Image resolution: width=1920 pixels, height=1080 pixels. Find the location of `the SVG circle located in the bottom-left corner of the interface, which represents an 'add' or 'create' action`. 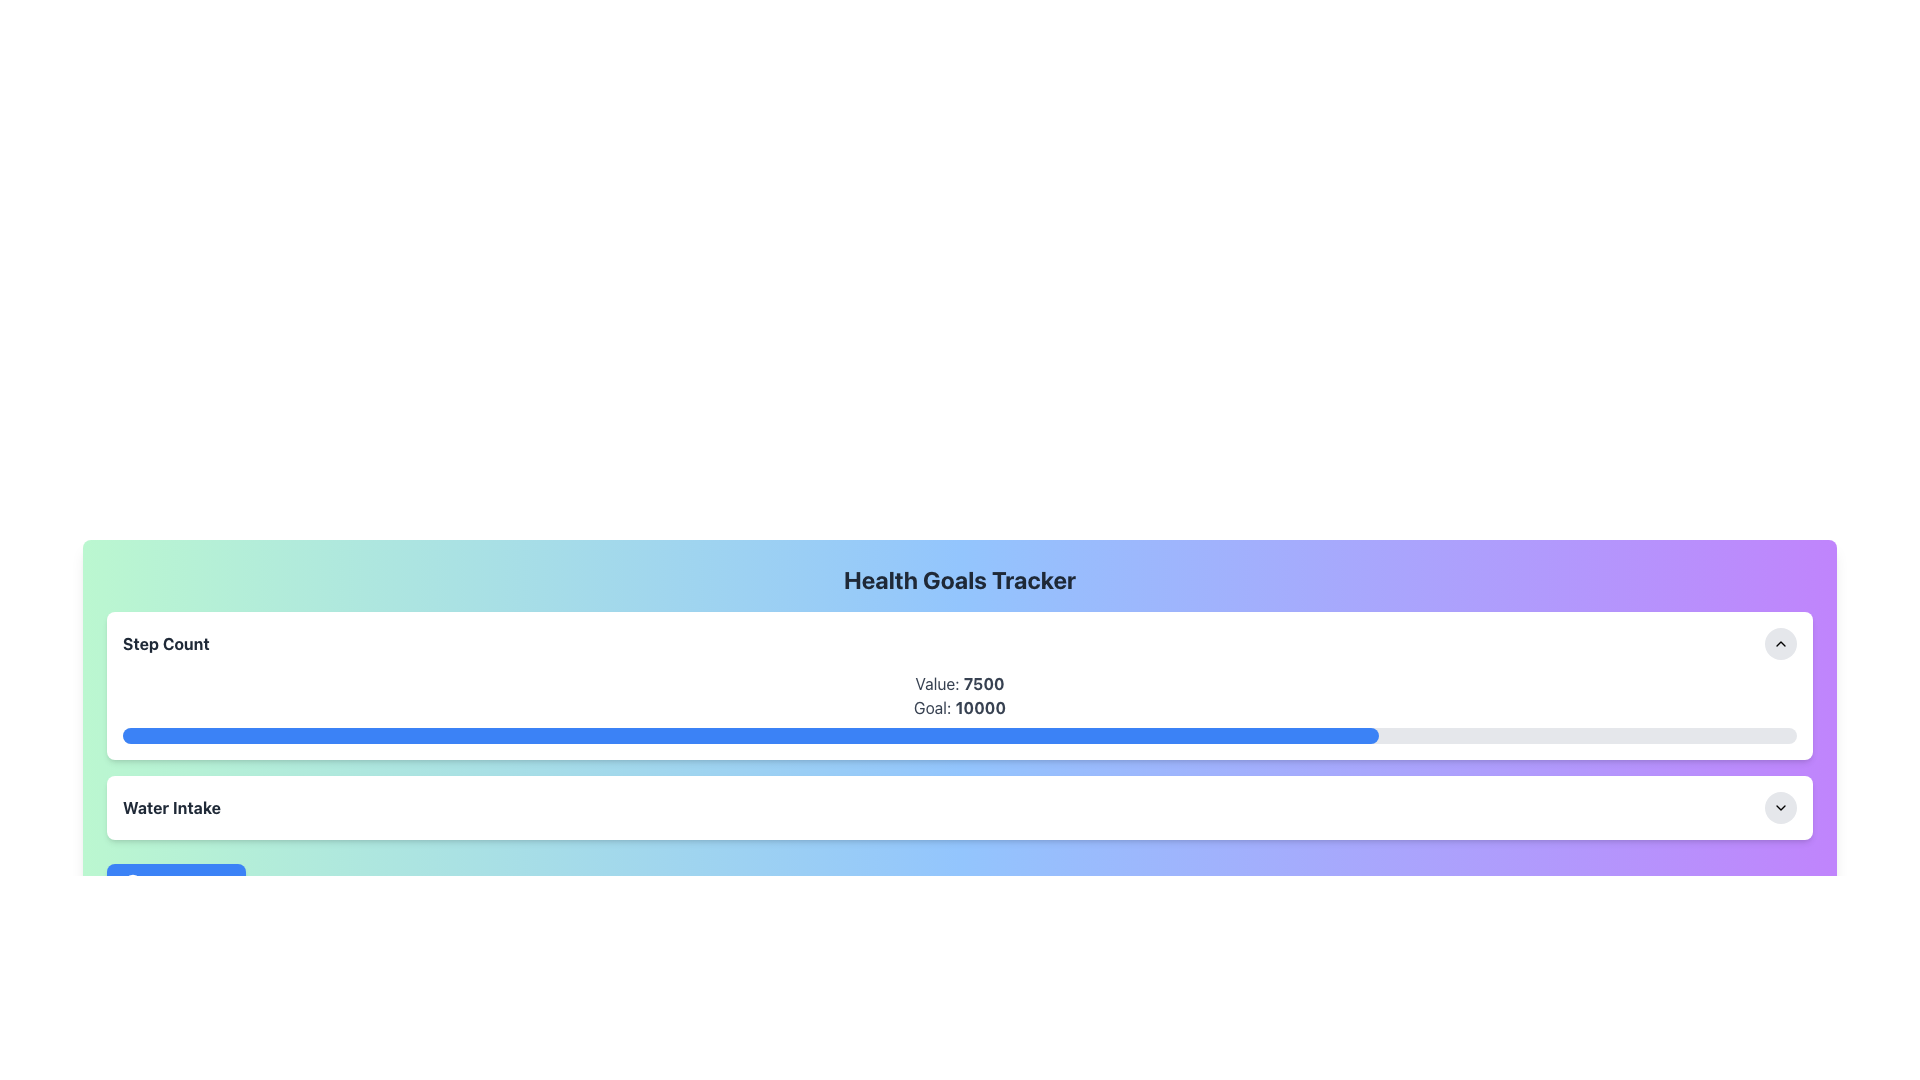

the SVG circle located in the bottom-left corner of the interface, which represents an 'add' or 'create' action is located at coordinates (132, 882).